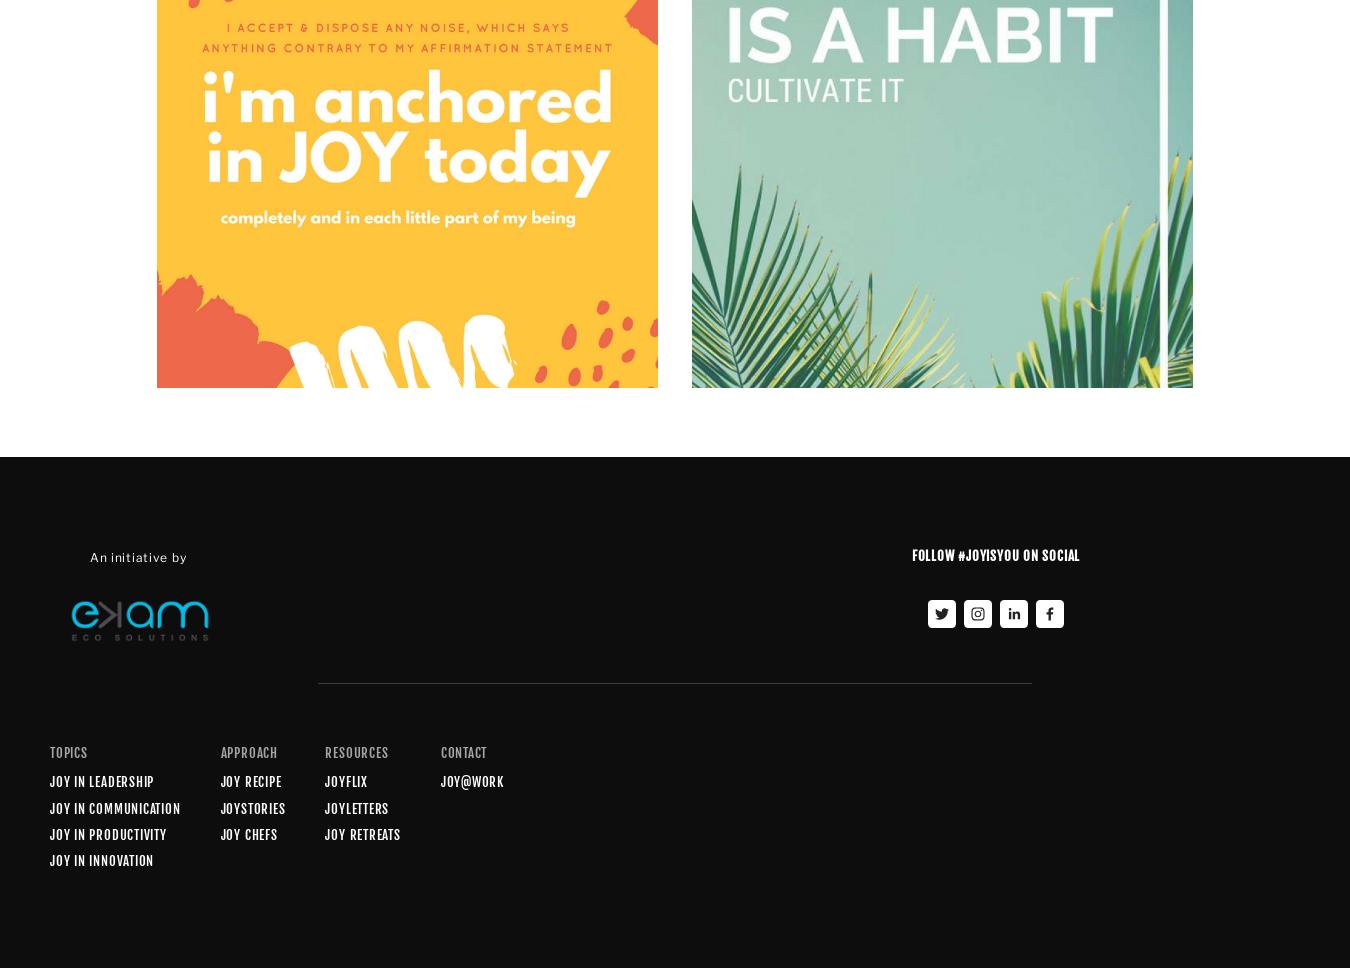  I want to click on 'An initiative by', so click(139, 556).